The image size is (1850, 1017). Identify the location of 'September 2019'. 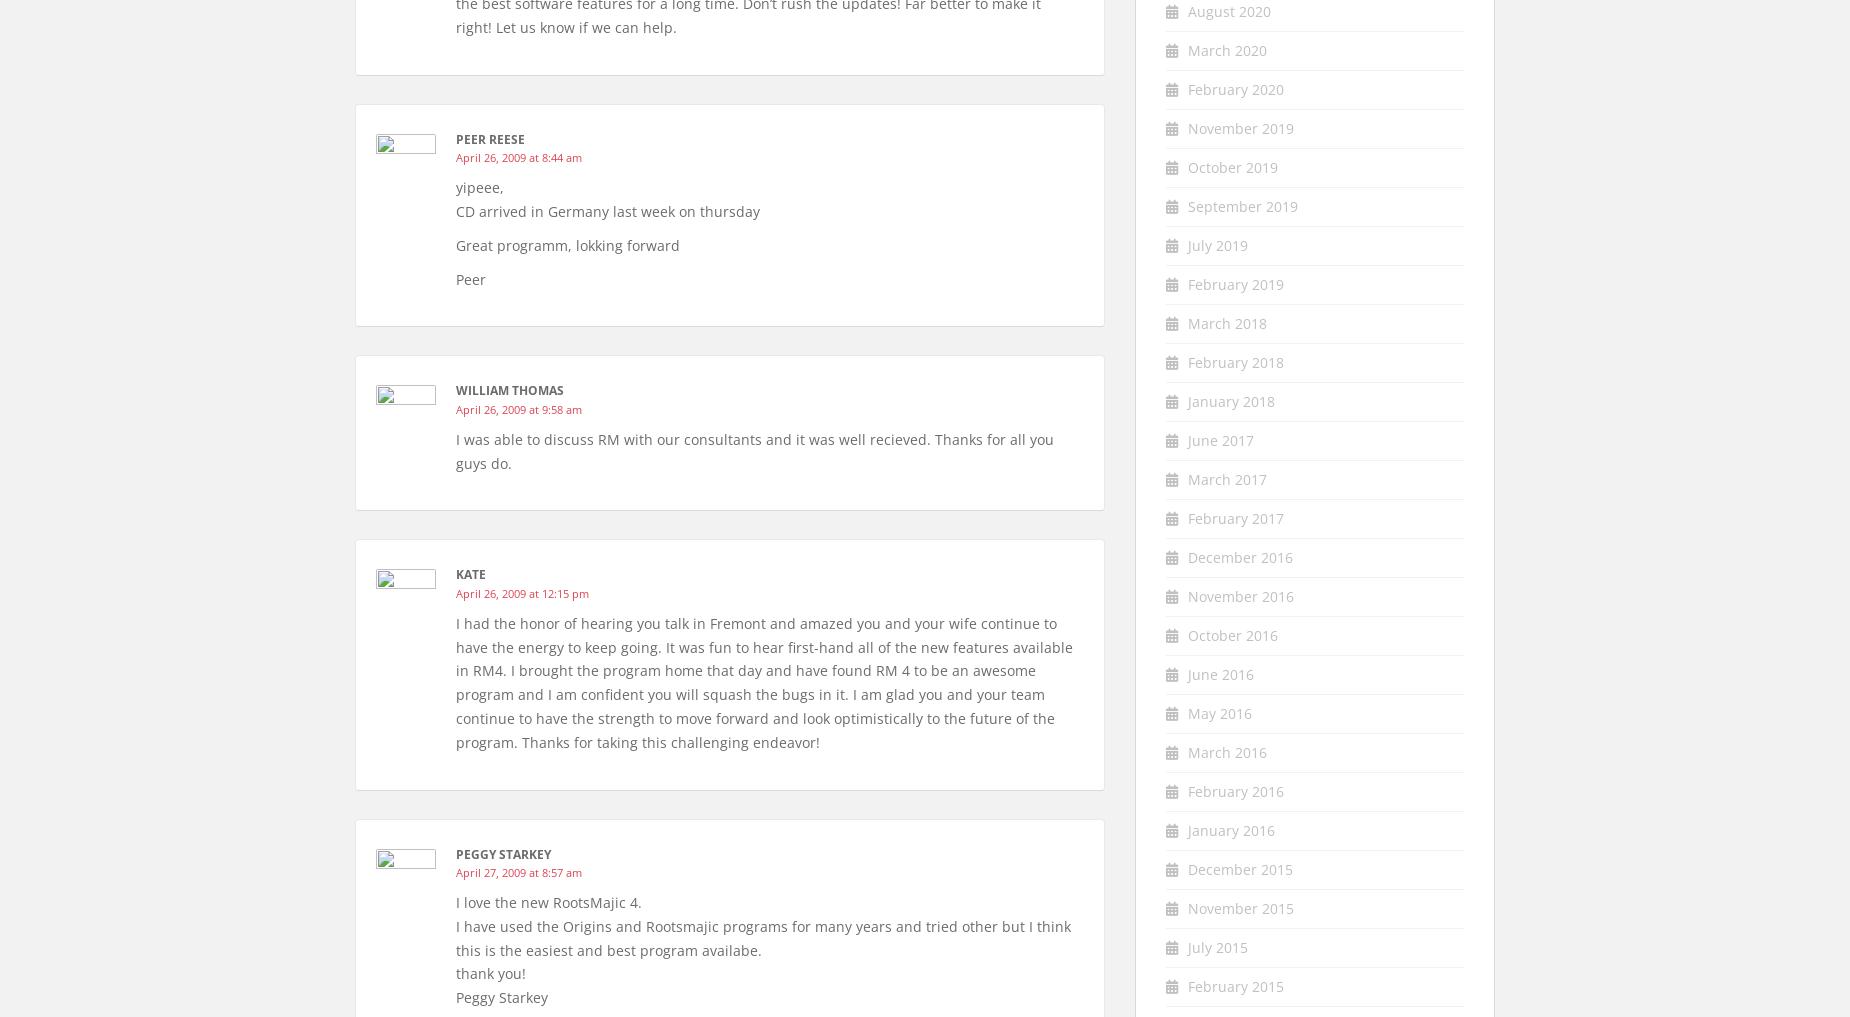
(1242, 205).